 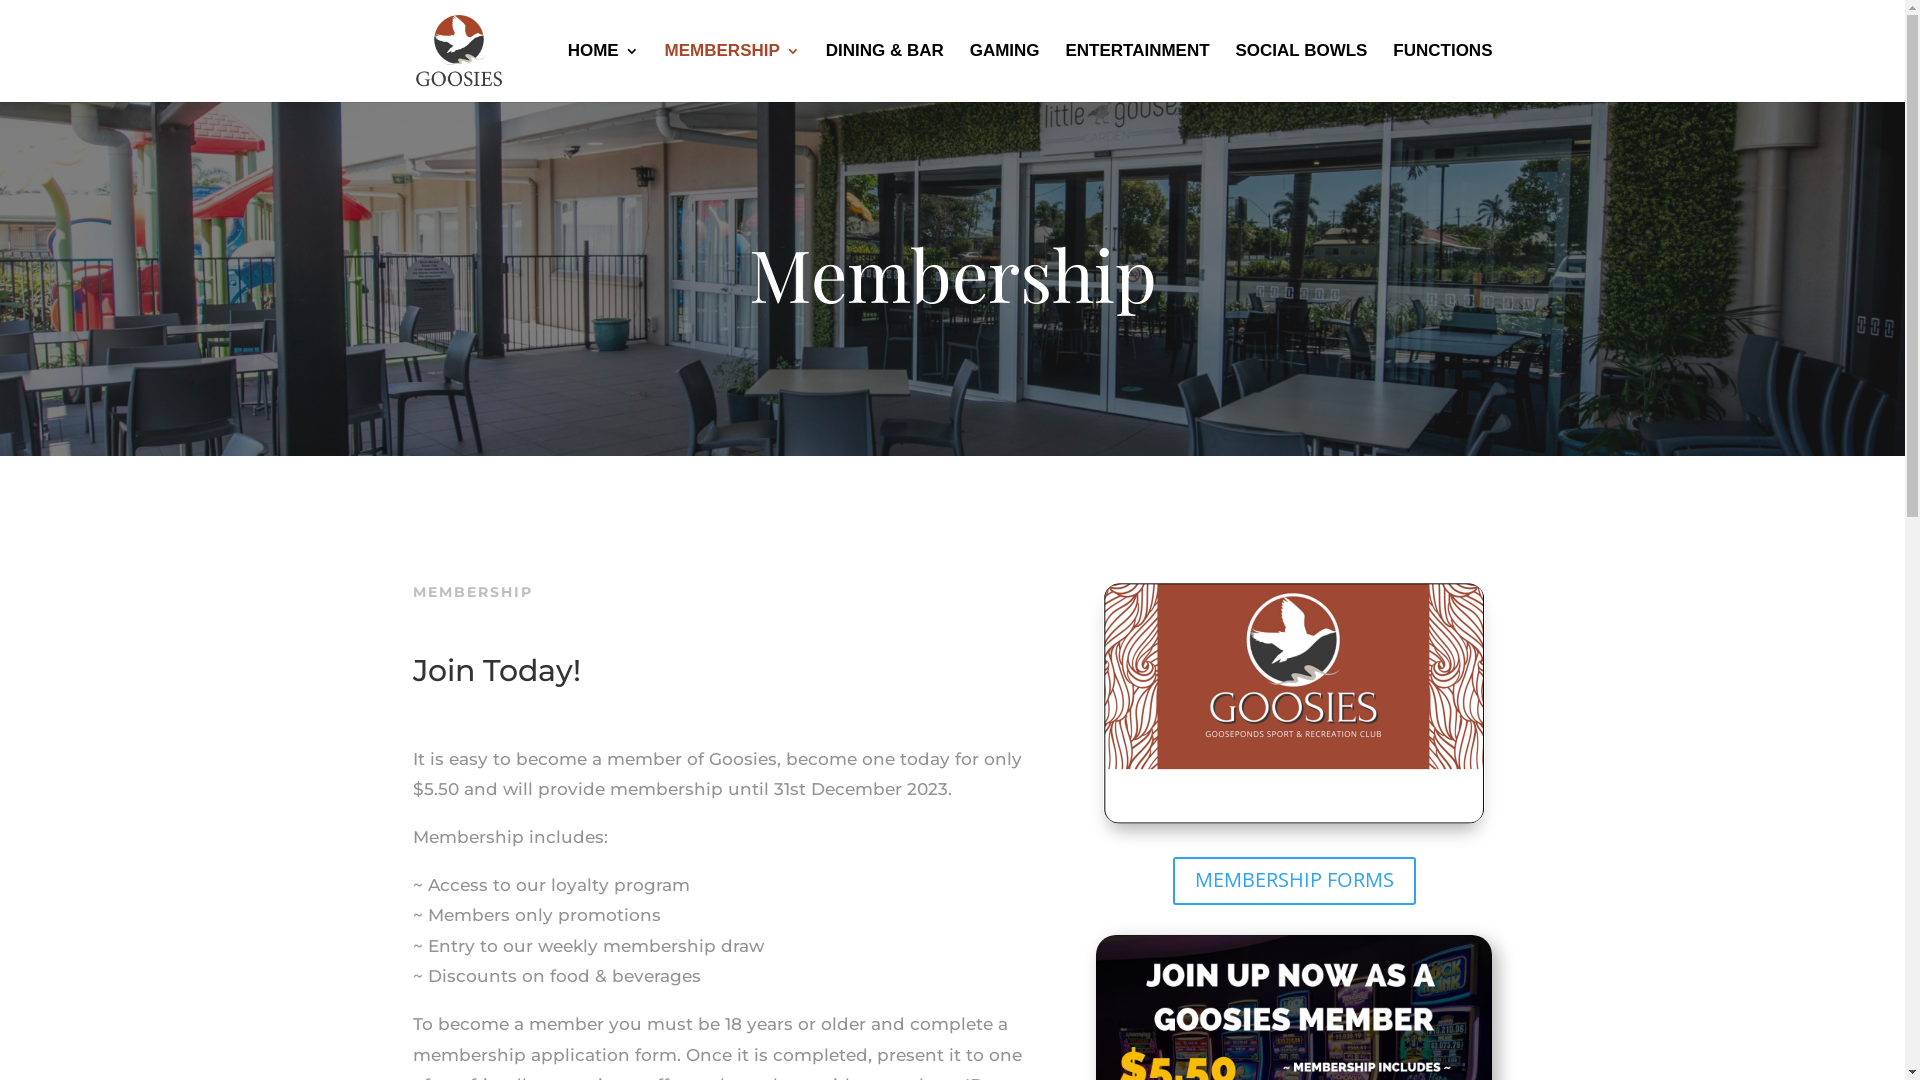 What do you see at coordinates (1442, 72) in the screenshot?
I see `'FUNCTIONS'` at bounding box center [1442, 72].